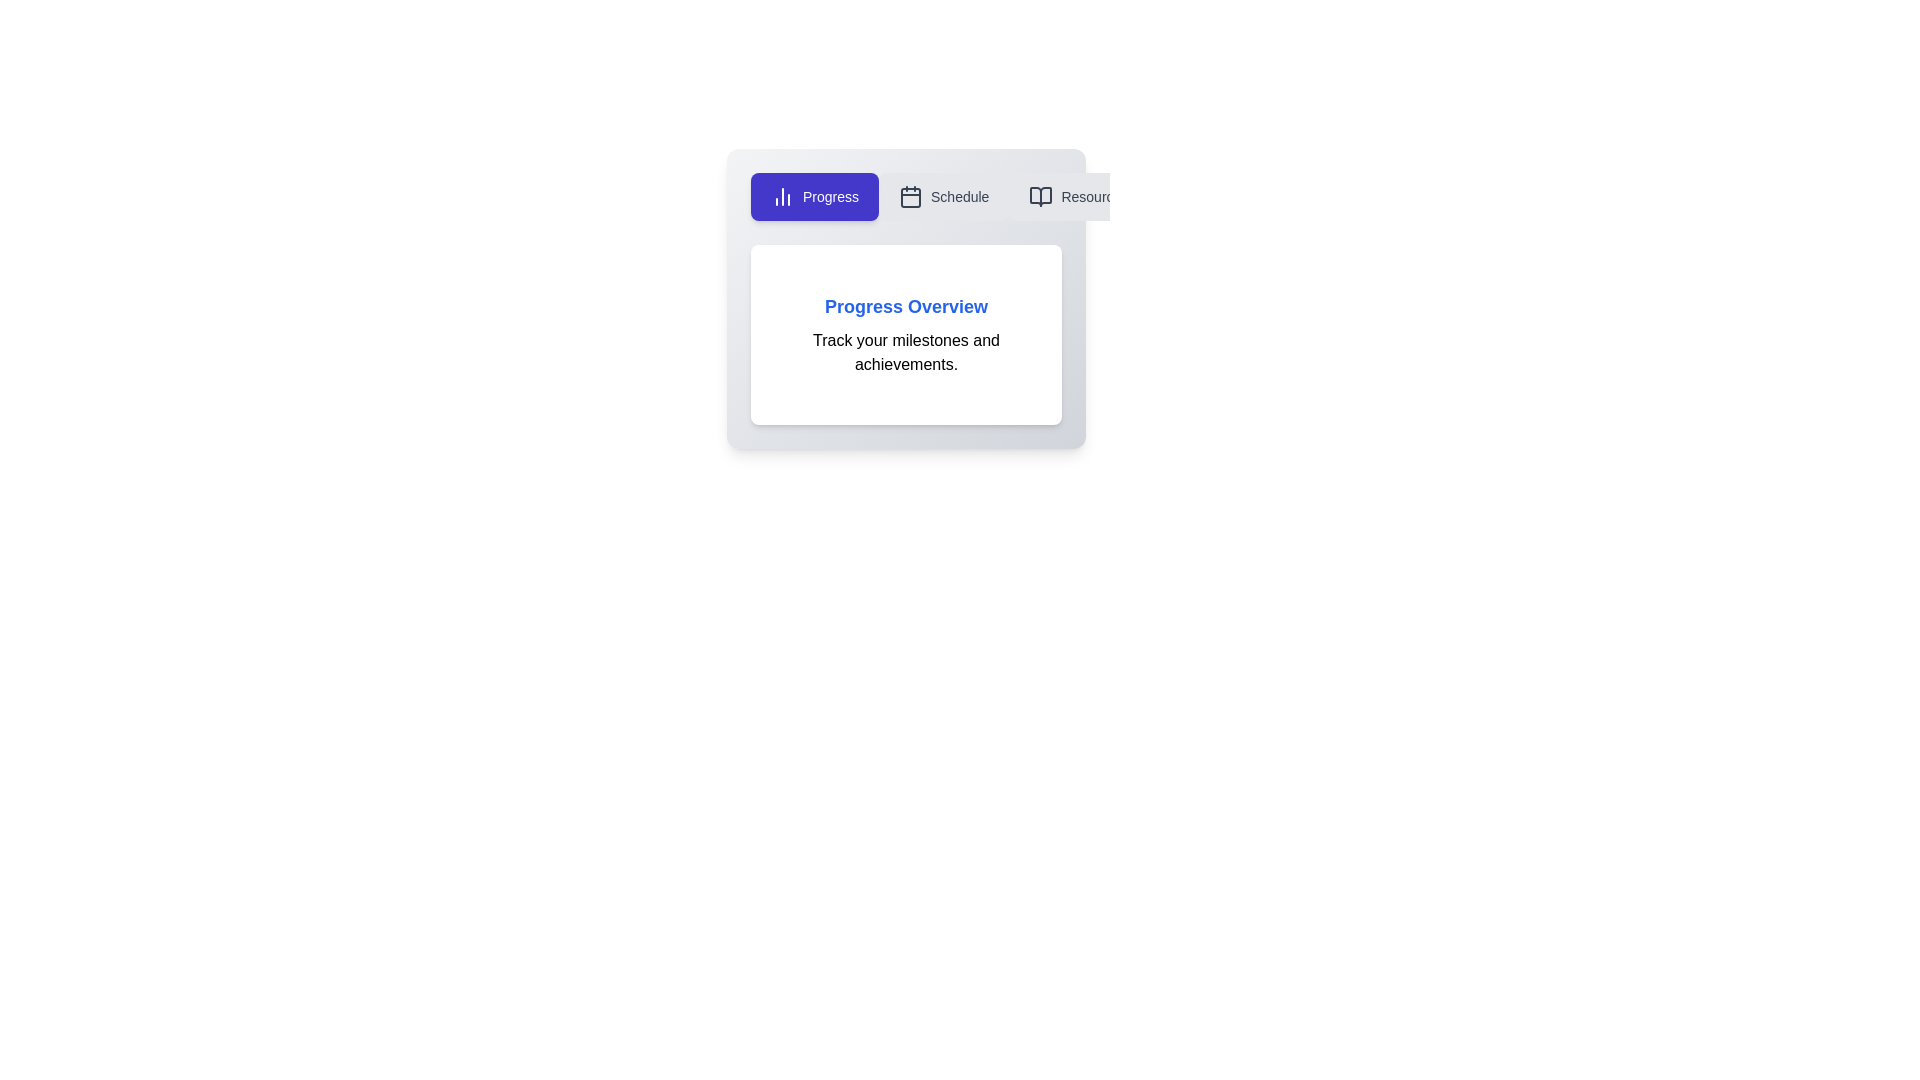 This screenshot has width=1920, height=1080. Describe the element at coordinates (943, 196) in the screenshot. I see `the tab button labeled Schedule to switch to the corresponding tab` at that location.